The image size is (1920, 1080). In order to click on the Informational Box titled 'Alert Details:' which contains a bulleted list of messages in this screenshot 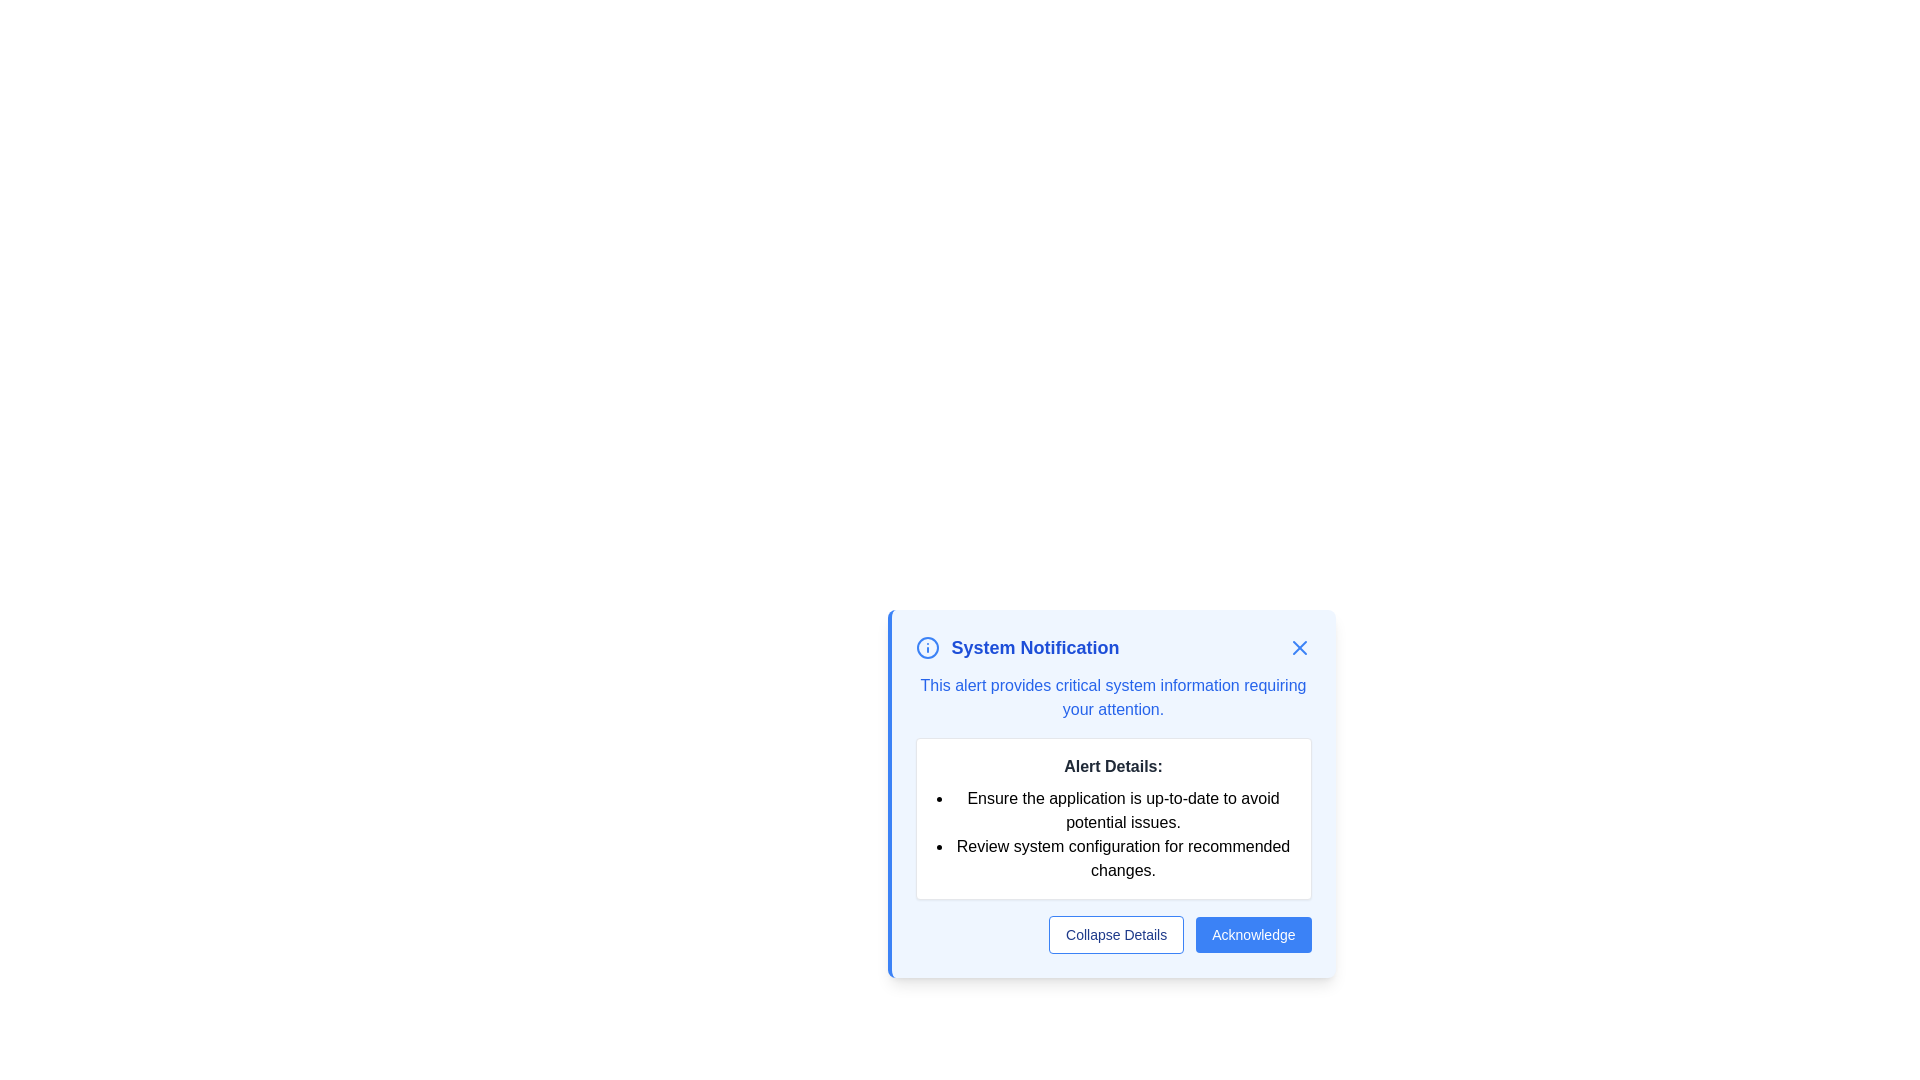, I will do `click(1112, 818)`.